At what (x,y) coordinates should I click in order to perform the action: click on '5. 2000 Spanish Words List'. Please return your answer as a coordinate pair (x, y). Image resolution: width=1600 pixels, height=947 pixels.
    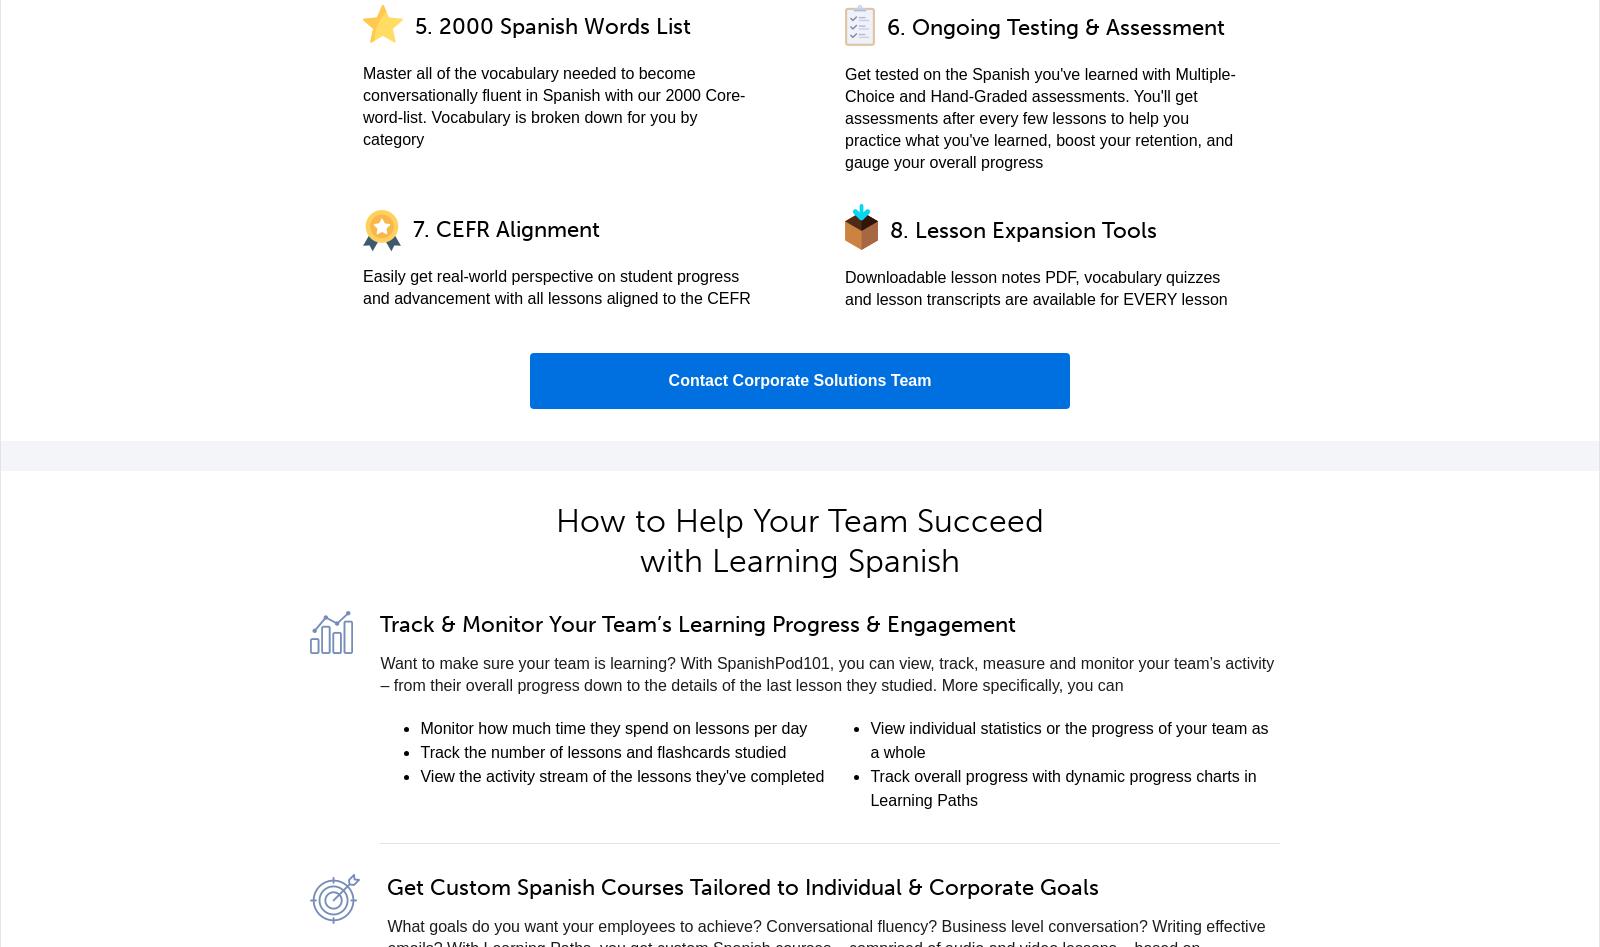
    Looking at the image, I should click on (551, 26).